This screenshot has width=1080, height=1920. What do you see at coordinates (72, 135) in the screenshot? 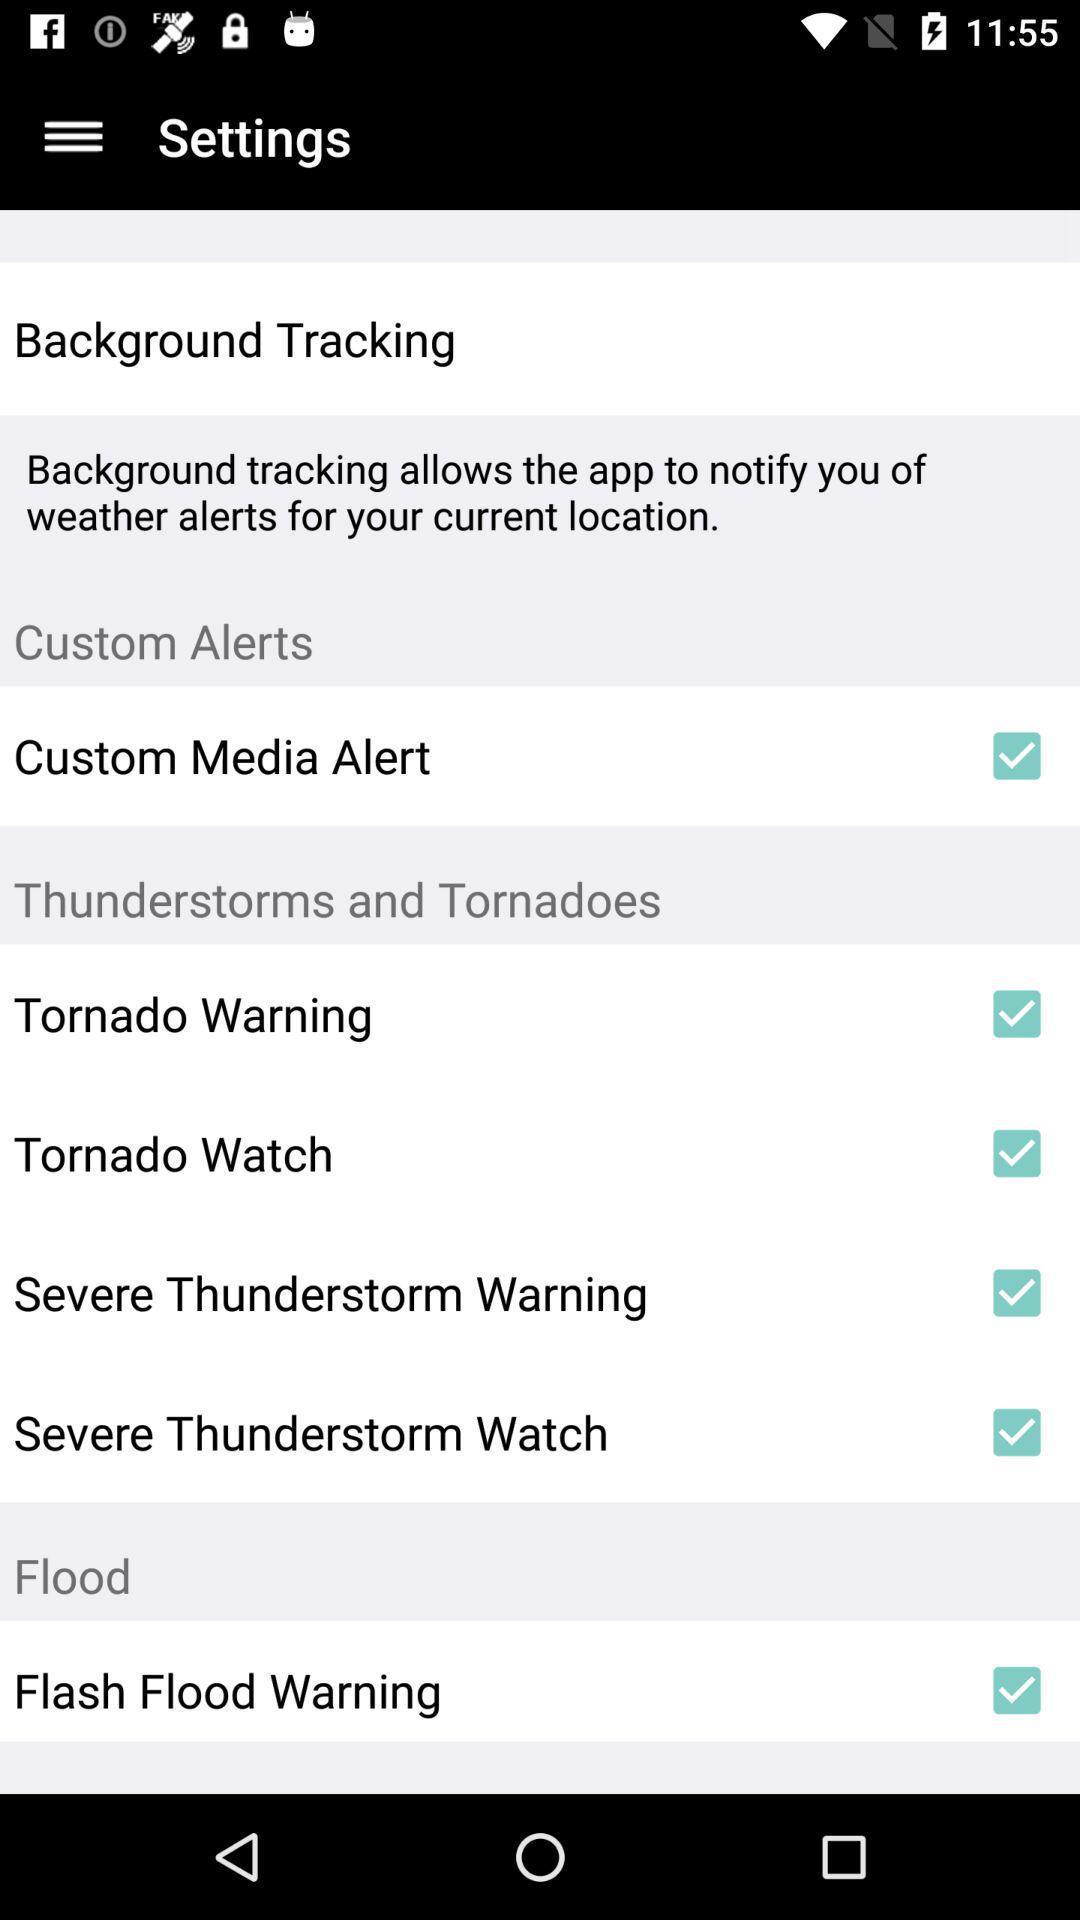
I see `the item above background tracking item` at bounding box center [72, 135].